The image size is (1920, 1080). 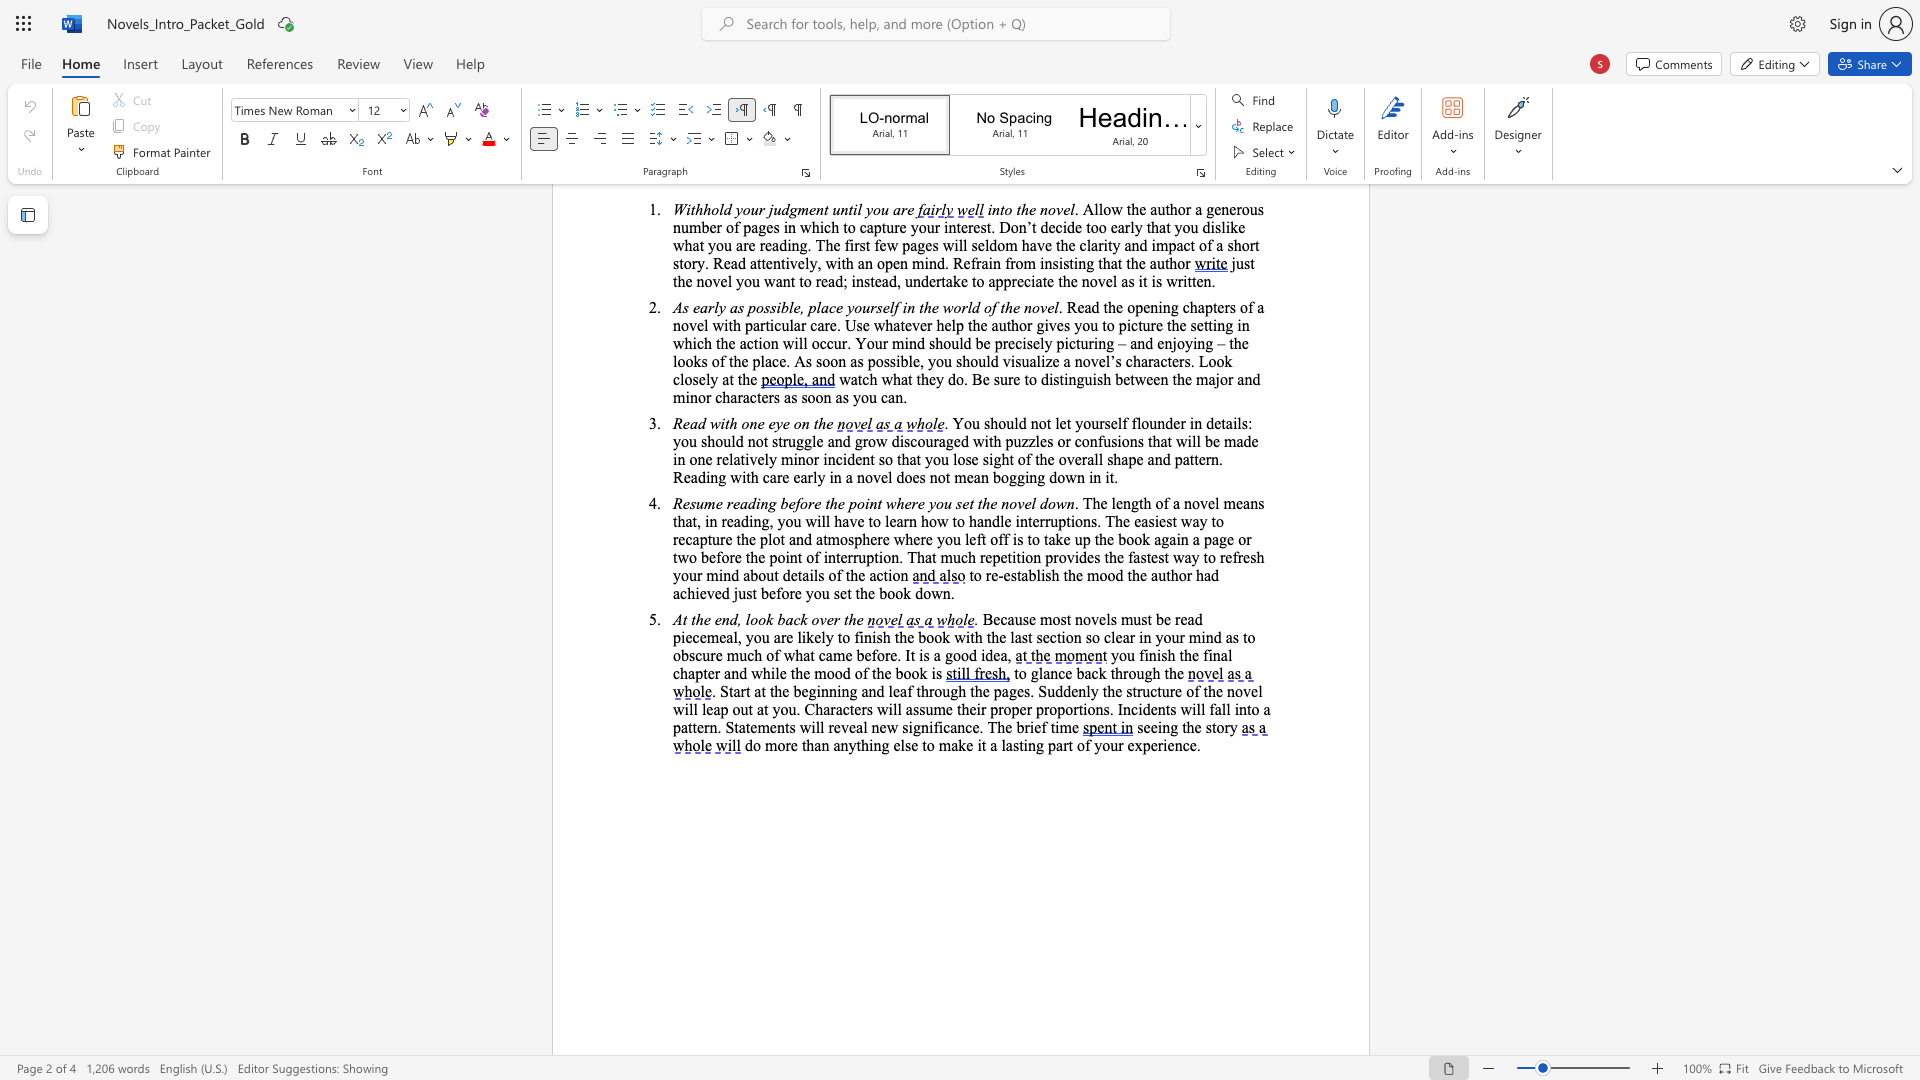 What do you see at coordinates (933, 637) in the screenshot?
I see `the subset text "ok with the last section so clear in yo" within the text "Because most novels must be read piecemeal, you are likely to finish the book with the last section so clear in your mind as to obscure much of what came before. It is"` at bounding box center [933, 637].